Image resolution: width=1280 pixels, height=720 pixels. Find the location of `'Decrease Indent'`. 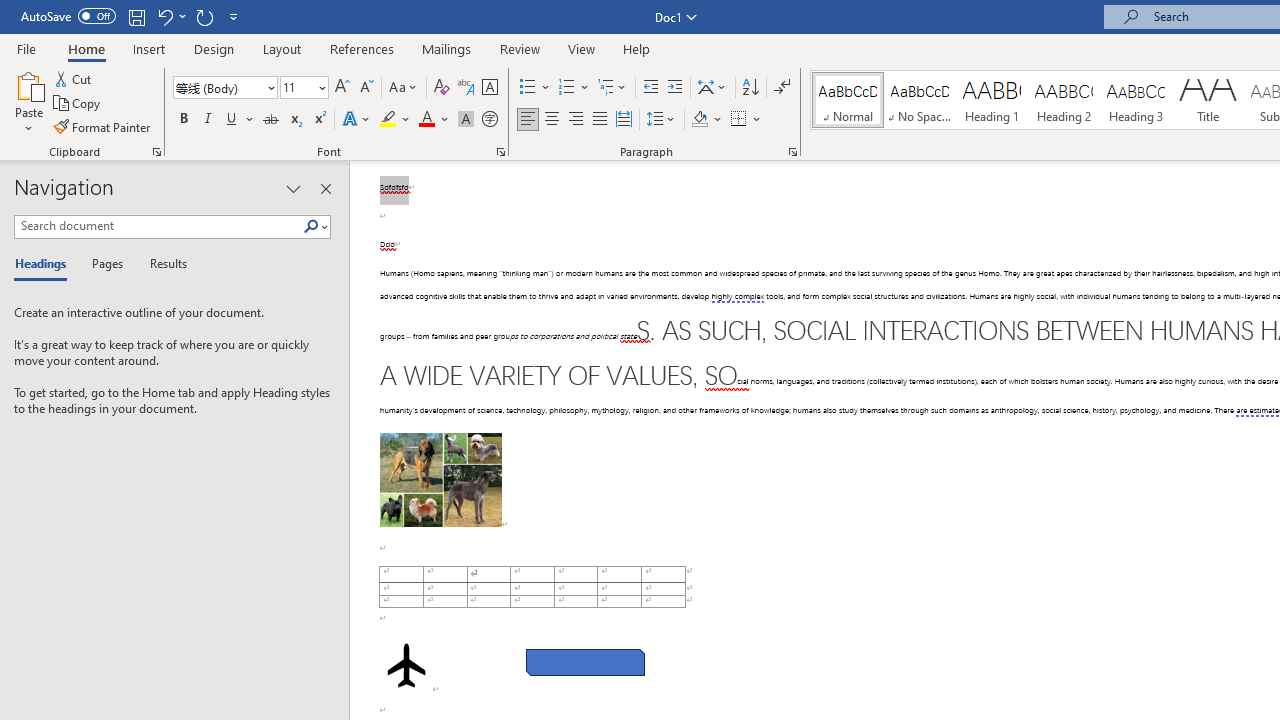

'Decrease Indent' is located at coordinates (650, 86).